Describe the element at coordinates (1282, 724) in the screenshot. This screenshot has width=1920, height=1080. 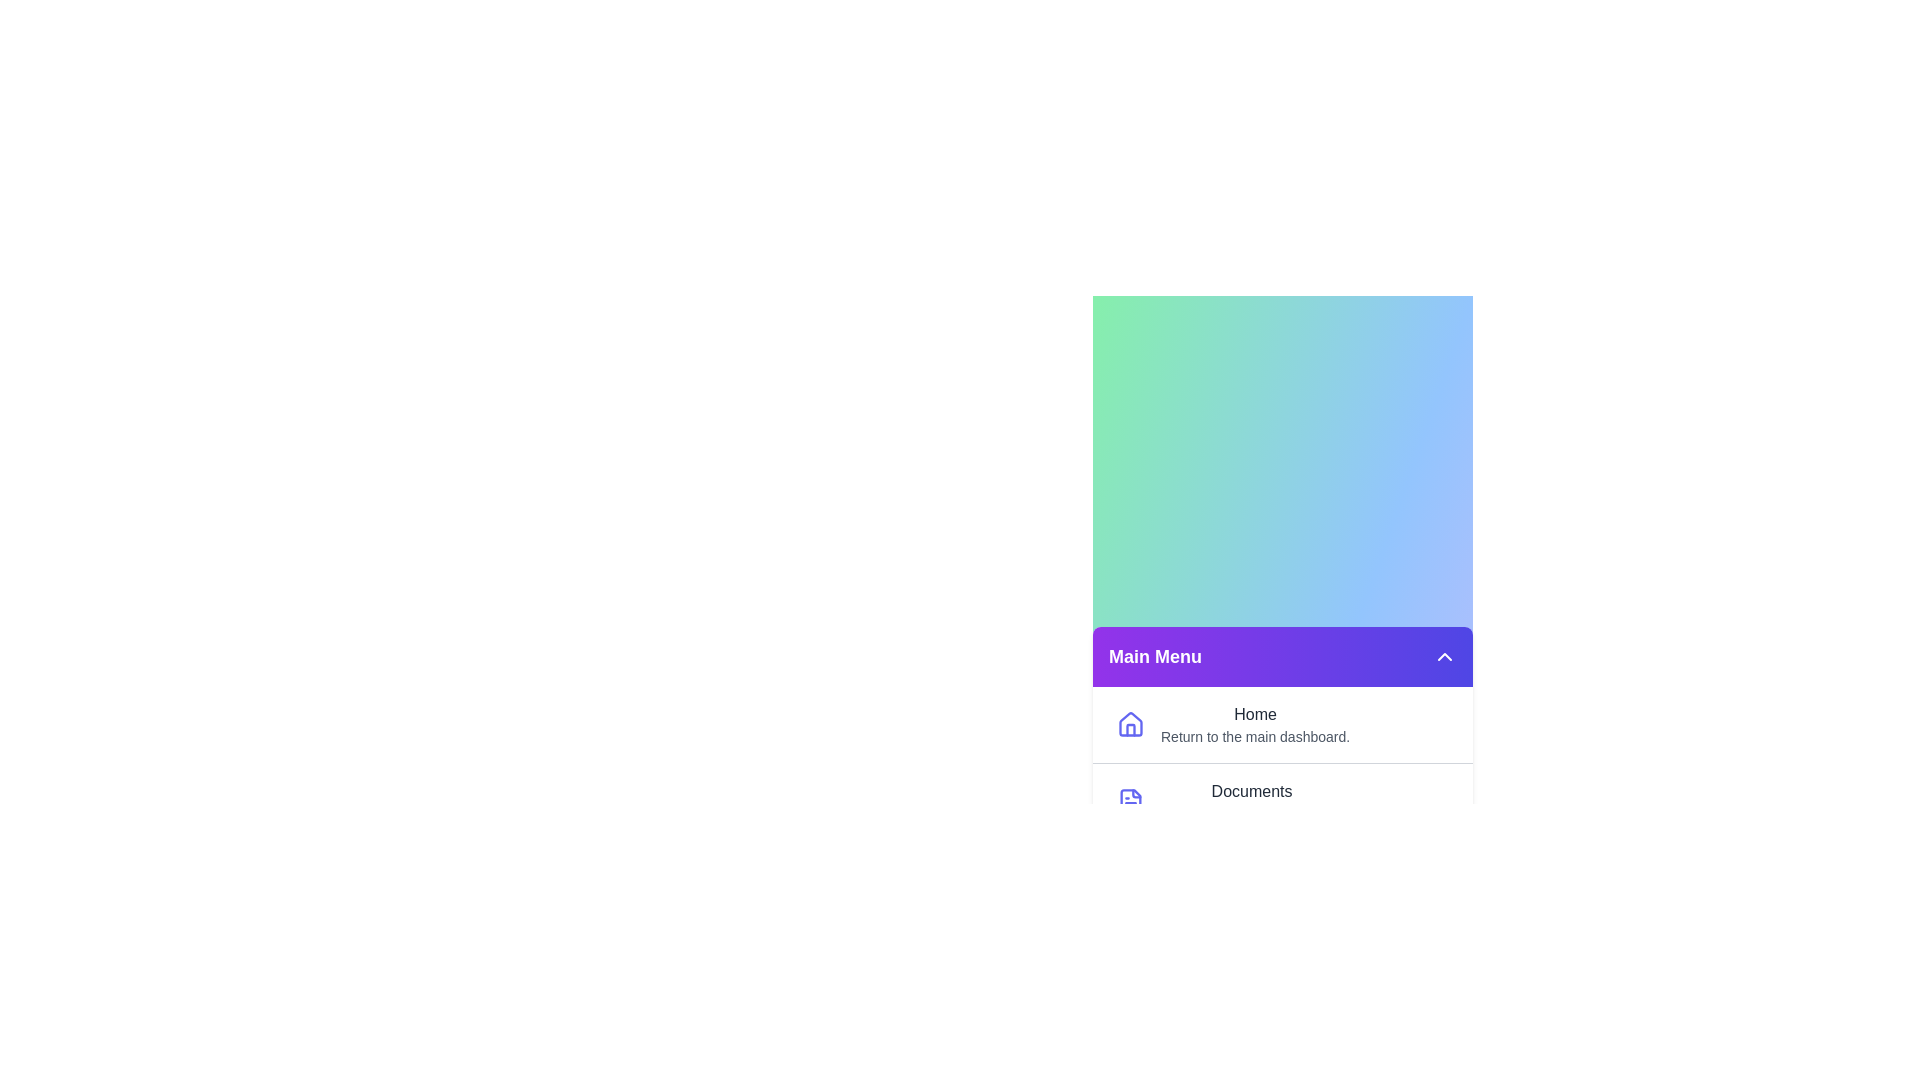
I see `the menu item labeled Home to reveal its tooltip or visual feedback` at that location.